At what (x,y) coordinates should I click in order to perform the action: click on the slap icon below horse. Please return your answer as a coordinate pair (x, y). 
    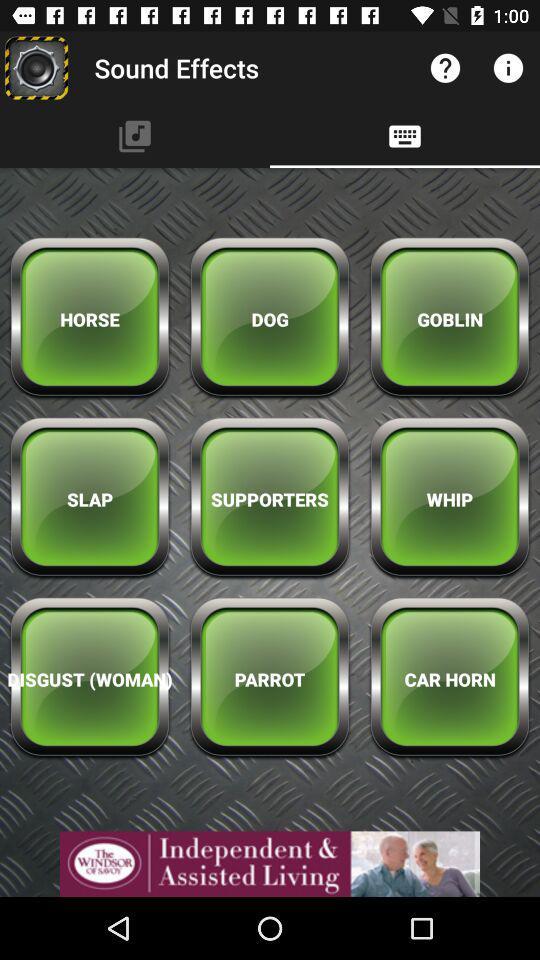
    Looking at the image, I should click on (89, 498).